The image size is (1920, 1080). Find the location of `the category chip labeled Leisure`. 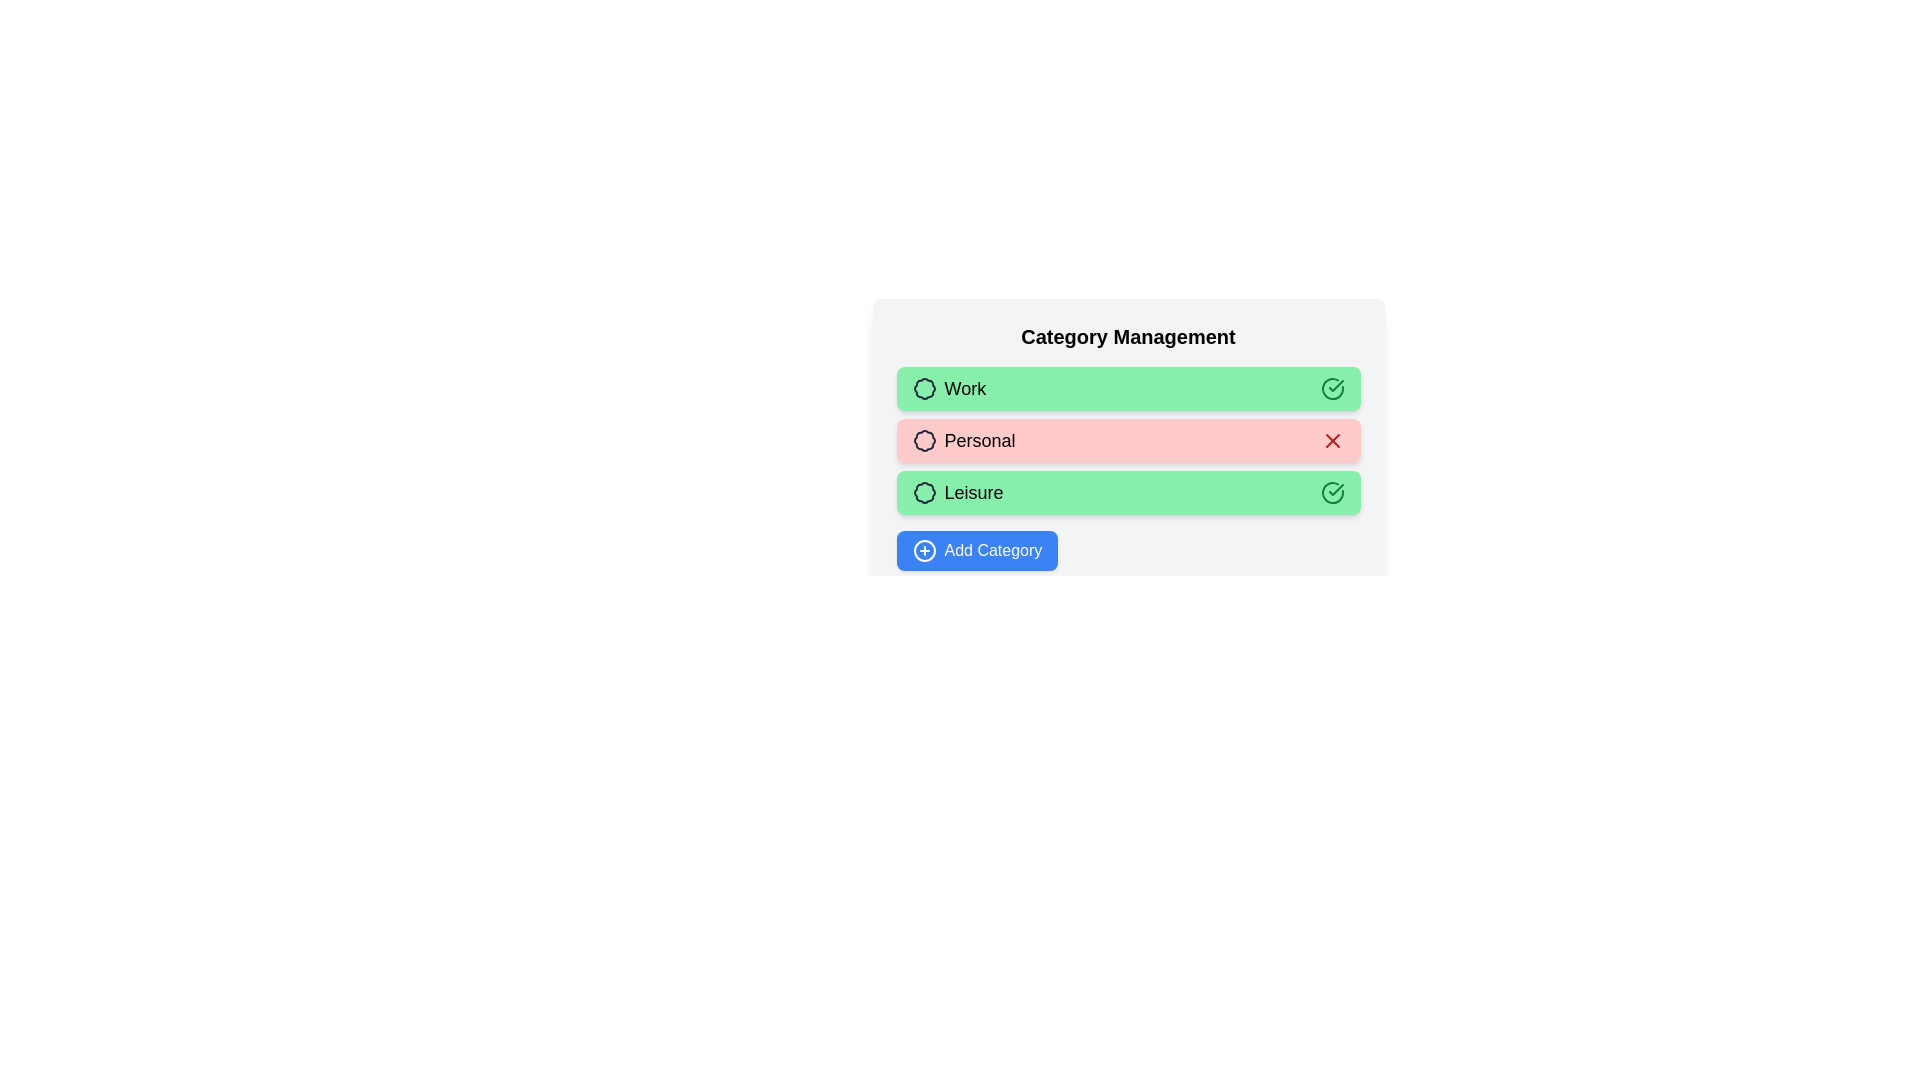

the category chip labeled Leisure is located at coordinates (1128, 493).